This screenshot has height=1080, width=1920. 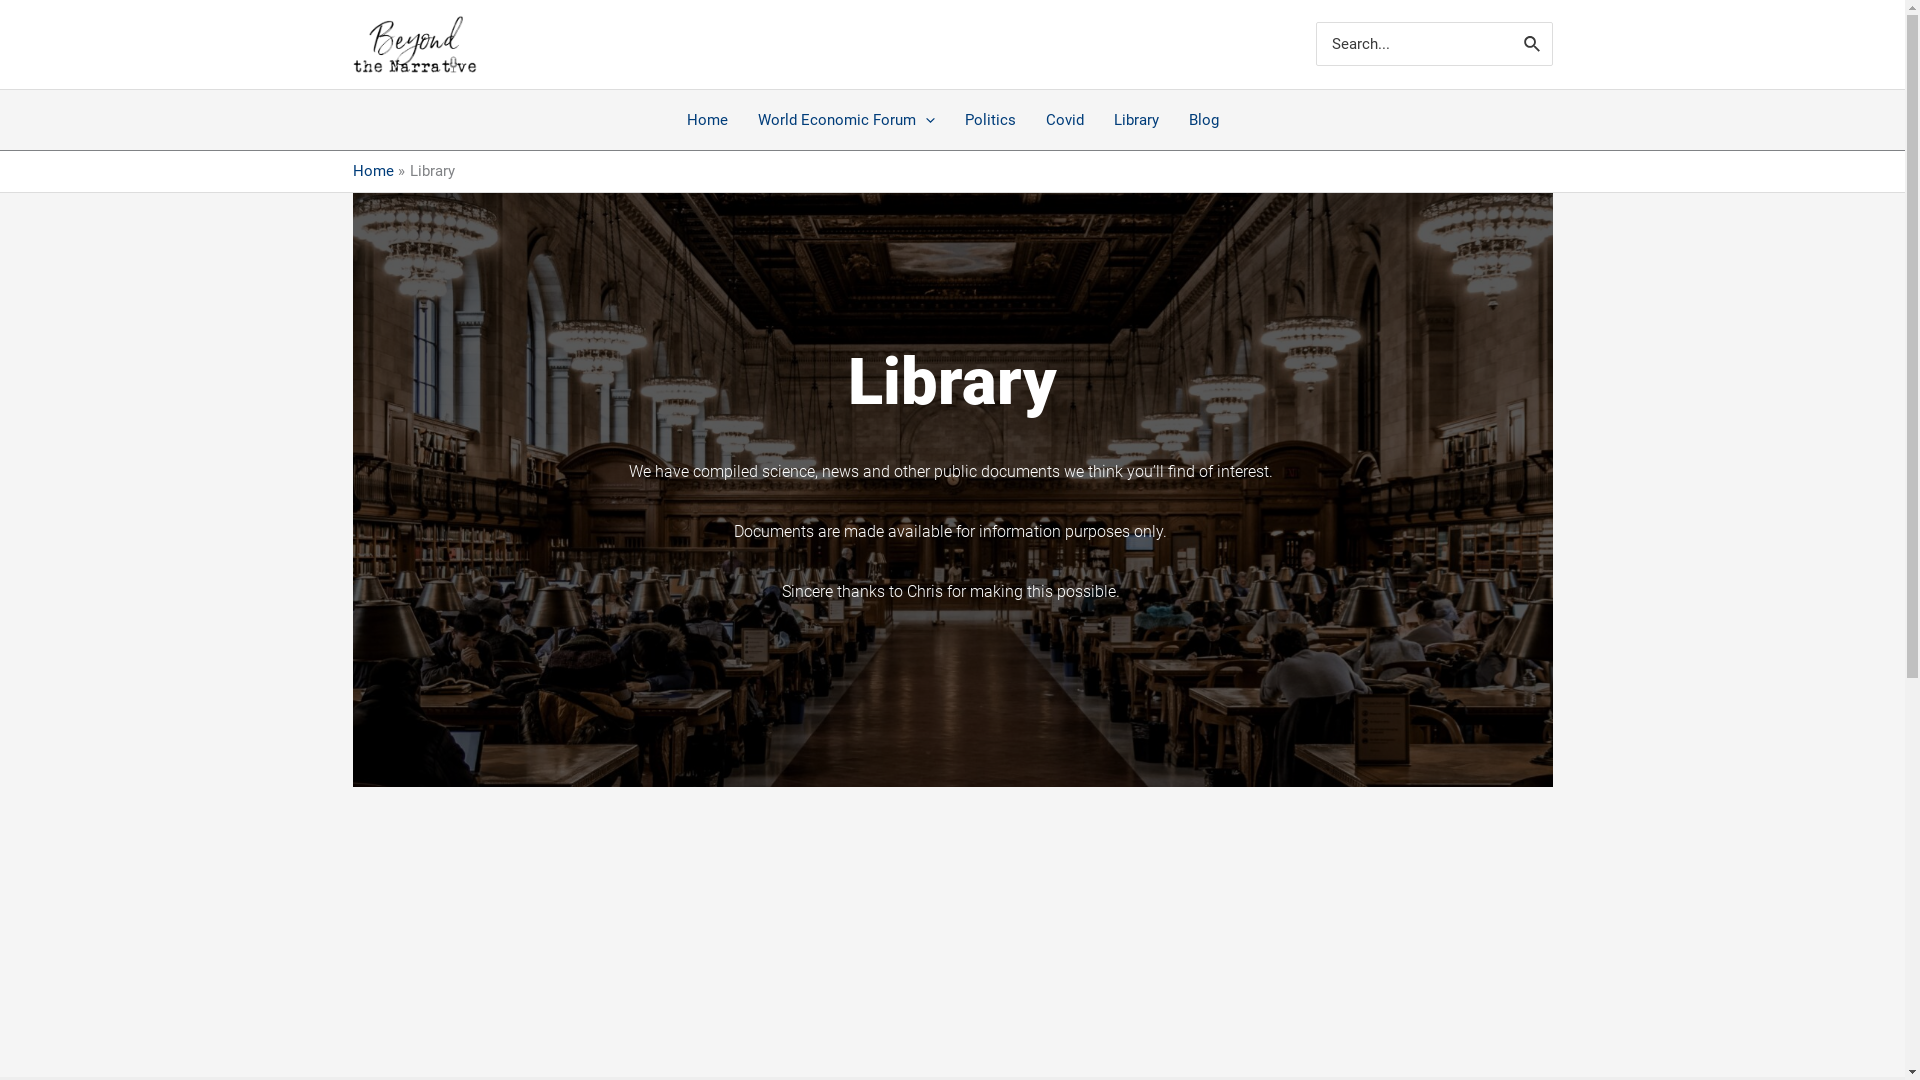 I want to click on 'World Economic Forum', so click(x=845, y=119).